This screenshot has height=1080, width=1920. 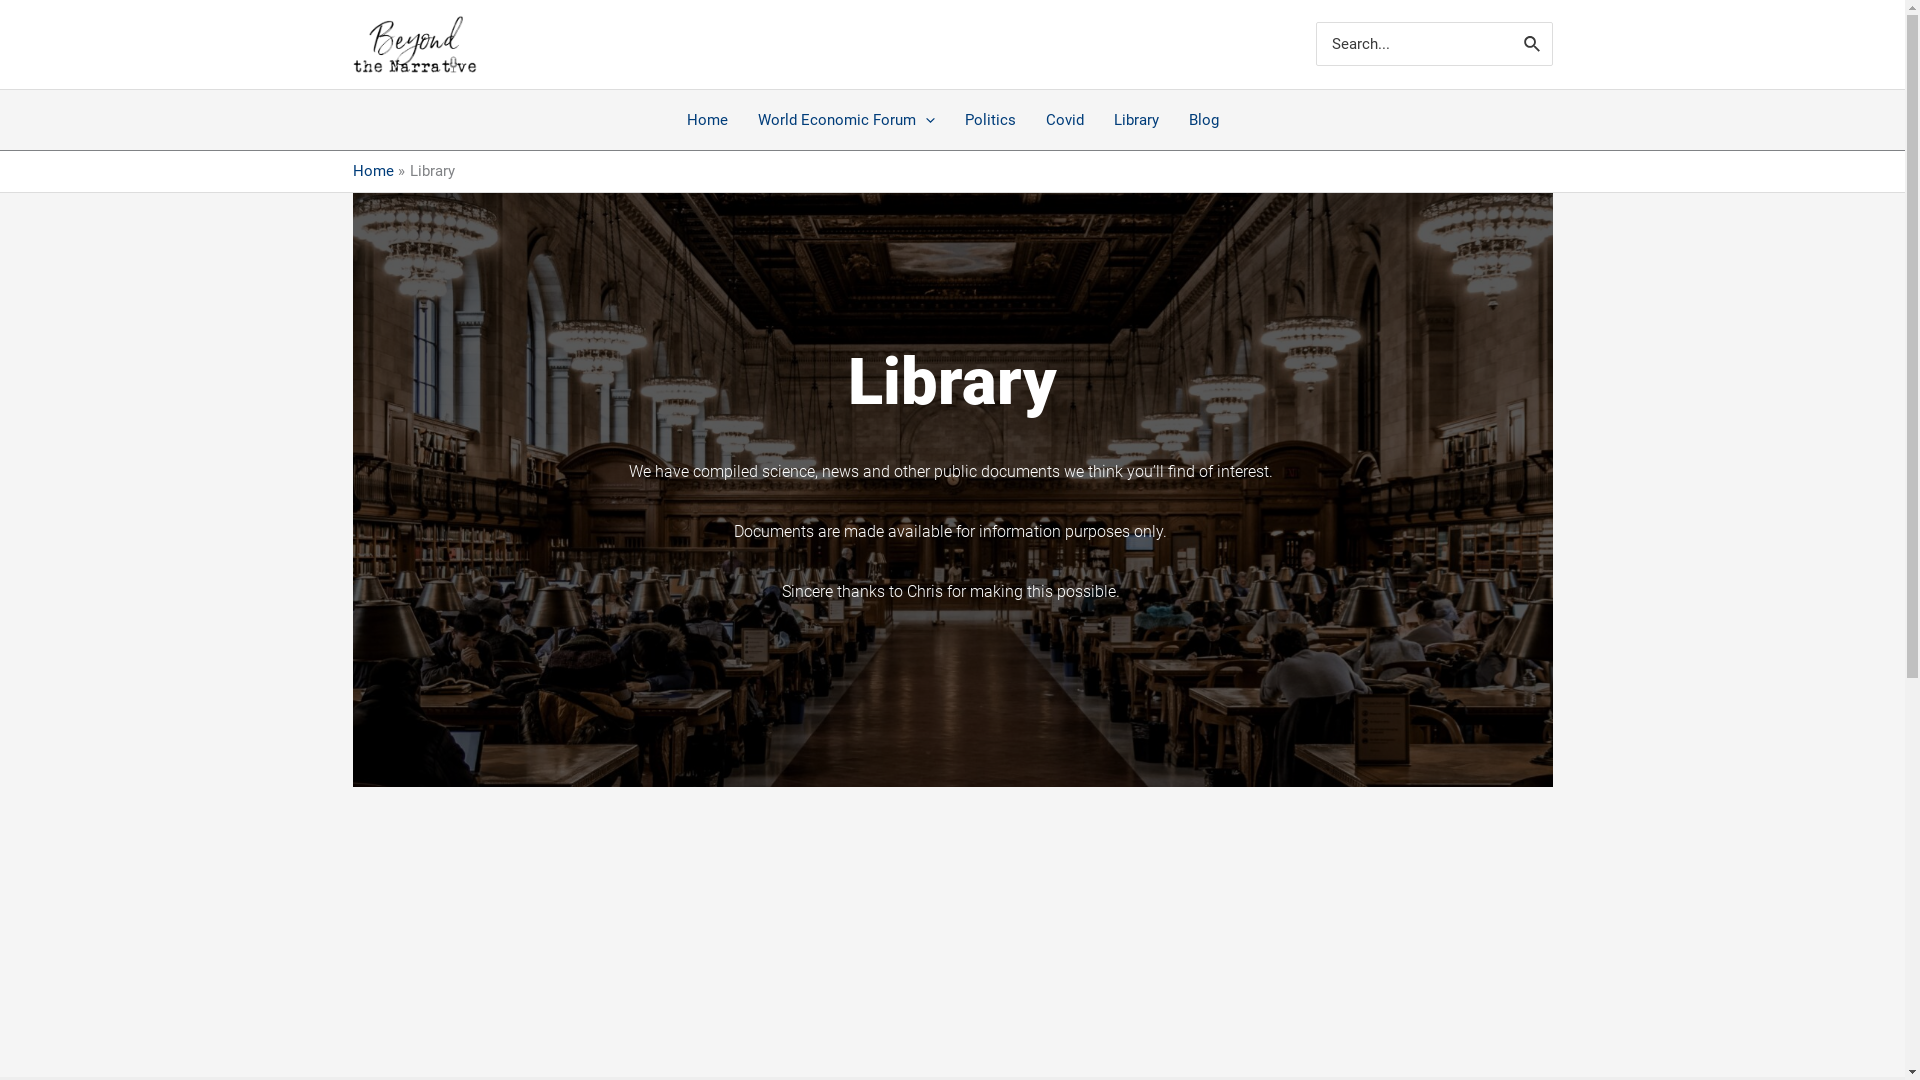 I want to click on 'World Economic Forum', so click(x=845, y=119).